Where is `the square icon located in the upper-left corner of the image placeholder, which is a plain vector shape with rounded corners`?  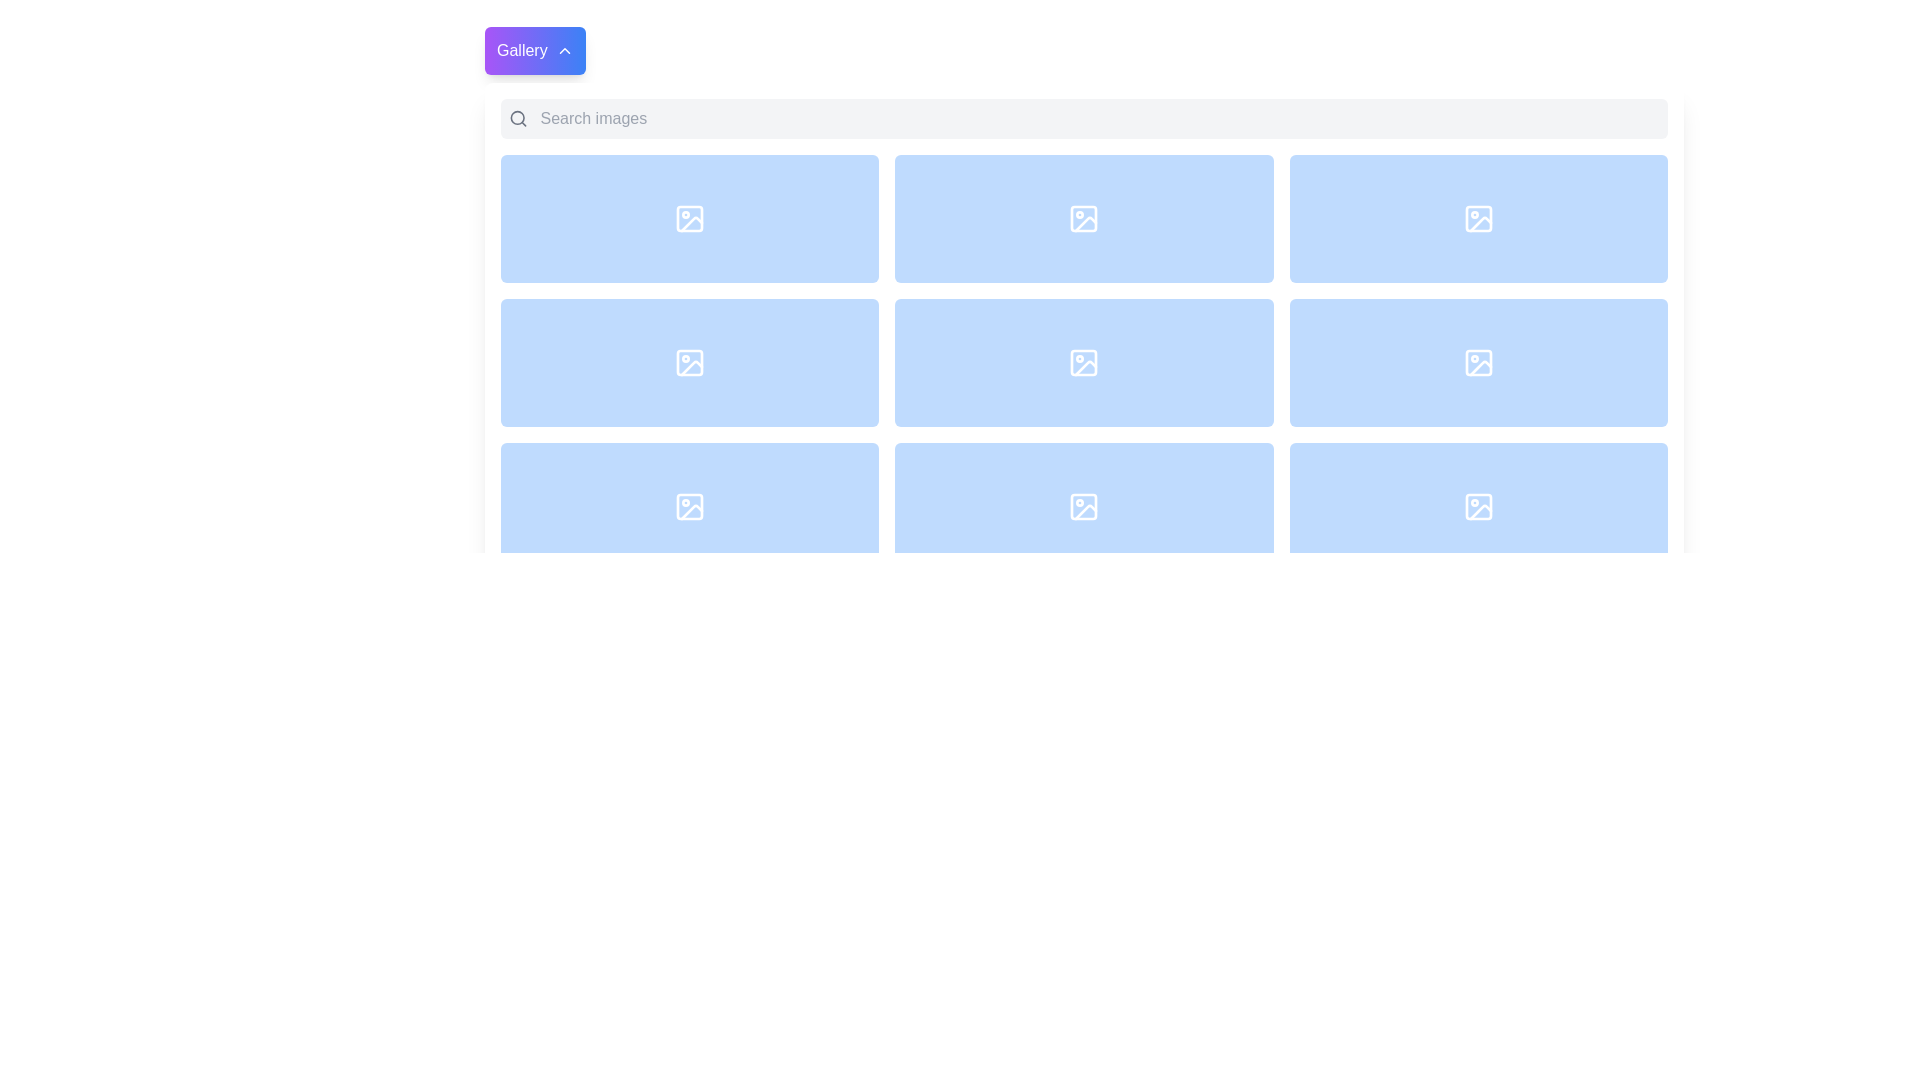
the square icon located in the upper-left corner of the image placeholder, which is a plain vector shape with rounded corners is located at coordinates (690, 219).